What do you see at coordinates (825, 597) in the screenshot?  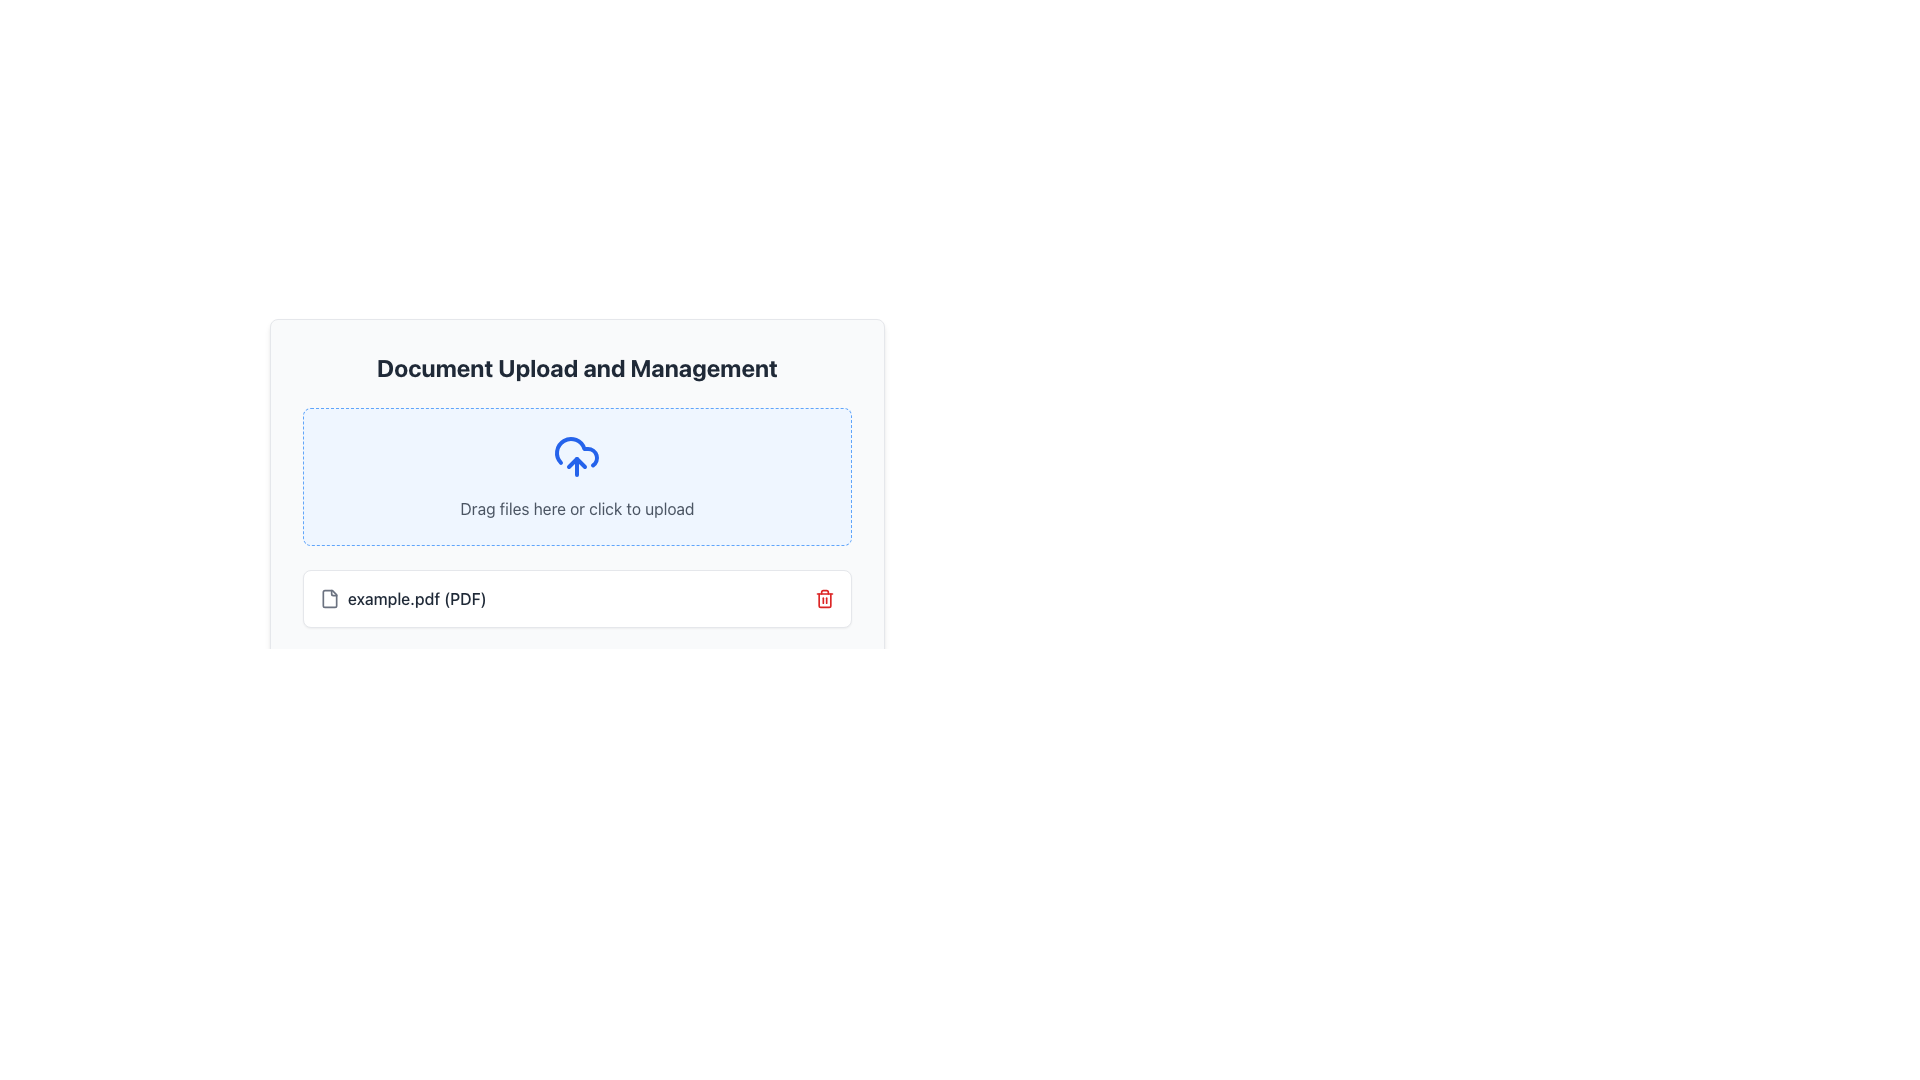 I see `the delete icon button located at the bottom-right corner of the card containing the file name 'example.pdf (PDF)'` at bounding box center [825, 597].